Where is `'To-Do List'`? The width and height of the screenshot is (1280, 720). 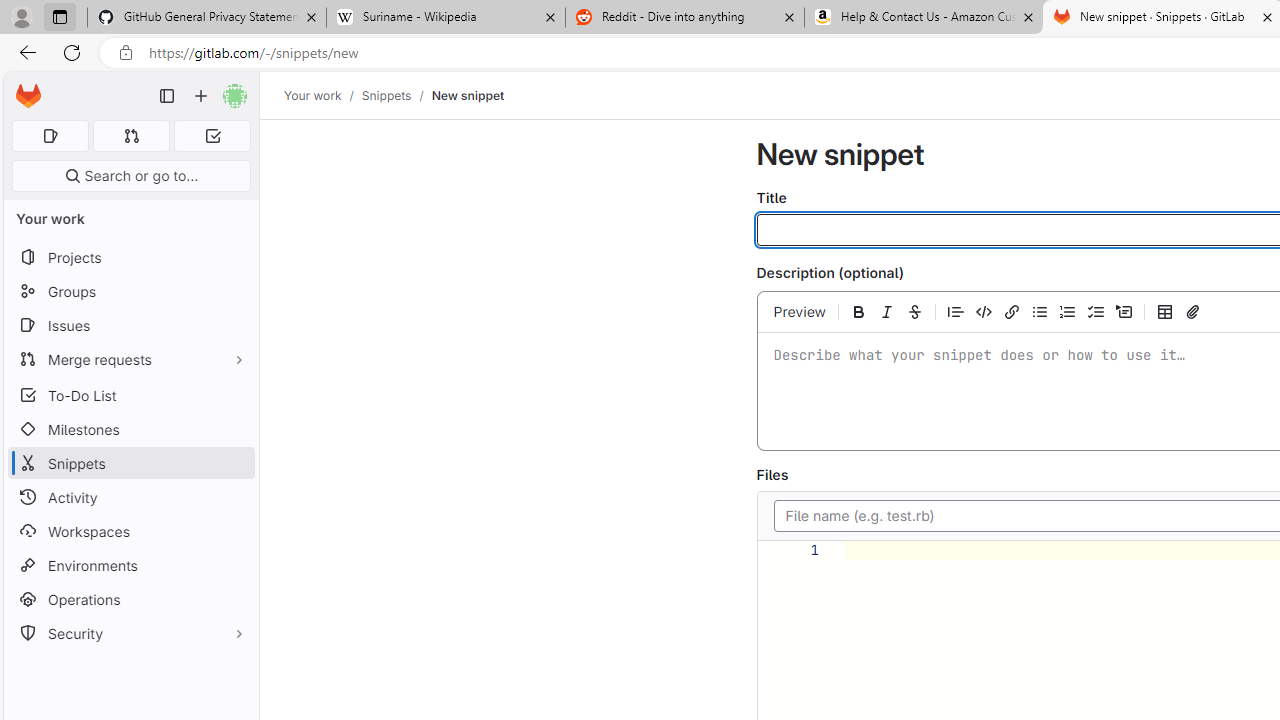
'To-Do List' is located at coordinates (130, 395).